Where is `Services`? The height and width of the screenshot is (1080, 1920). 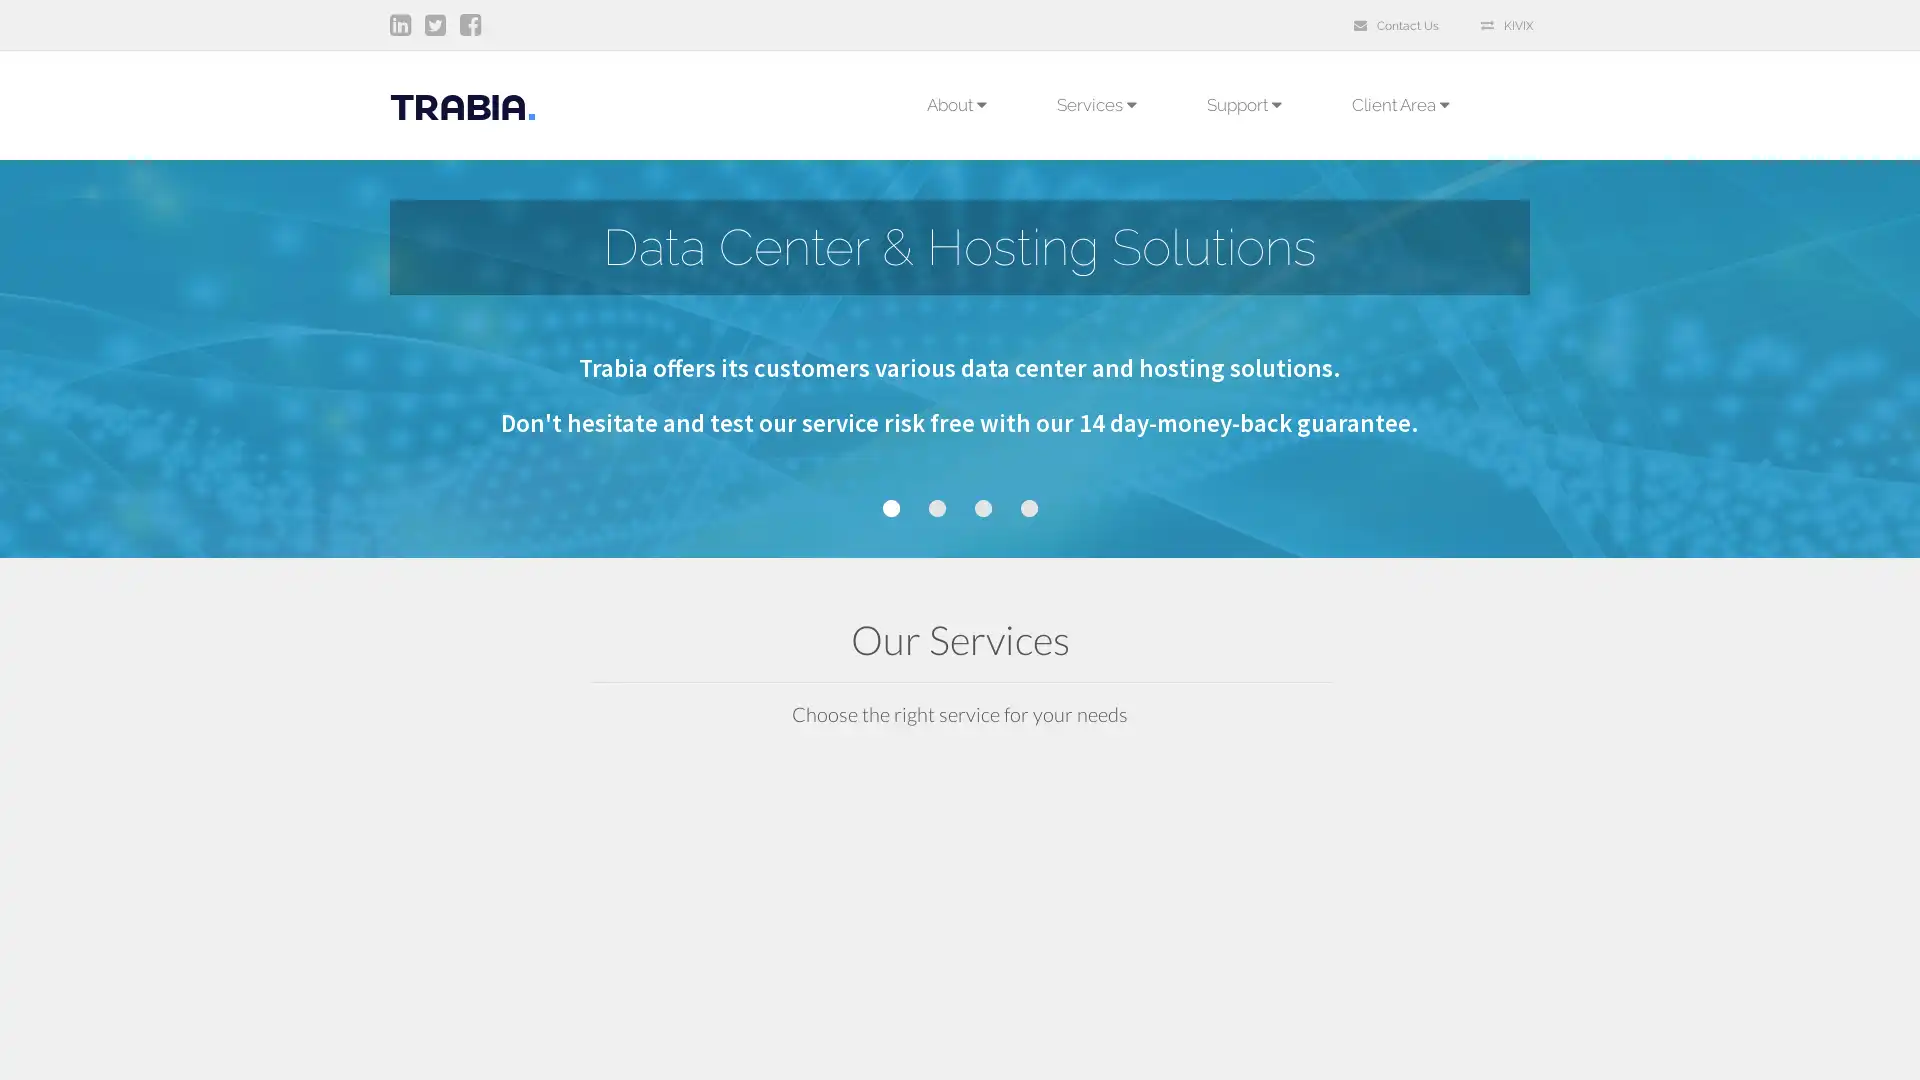
Services is located at coordinates (1096, 104).